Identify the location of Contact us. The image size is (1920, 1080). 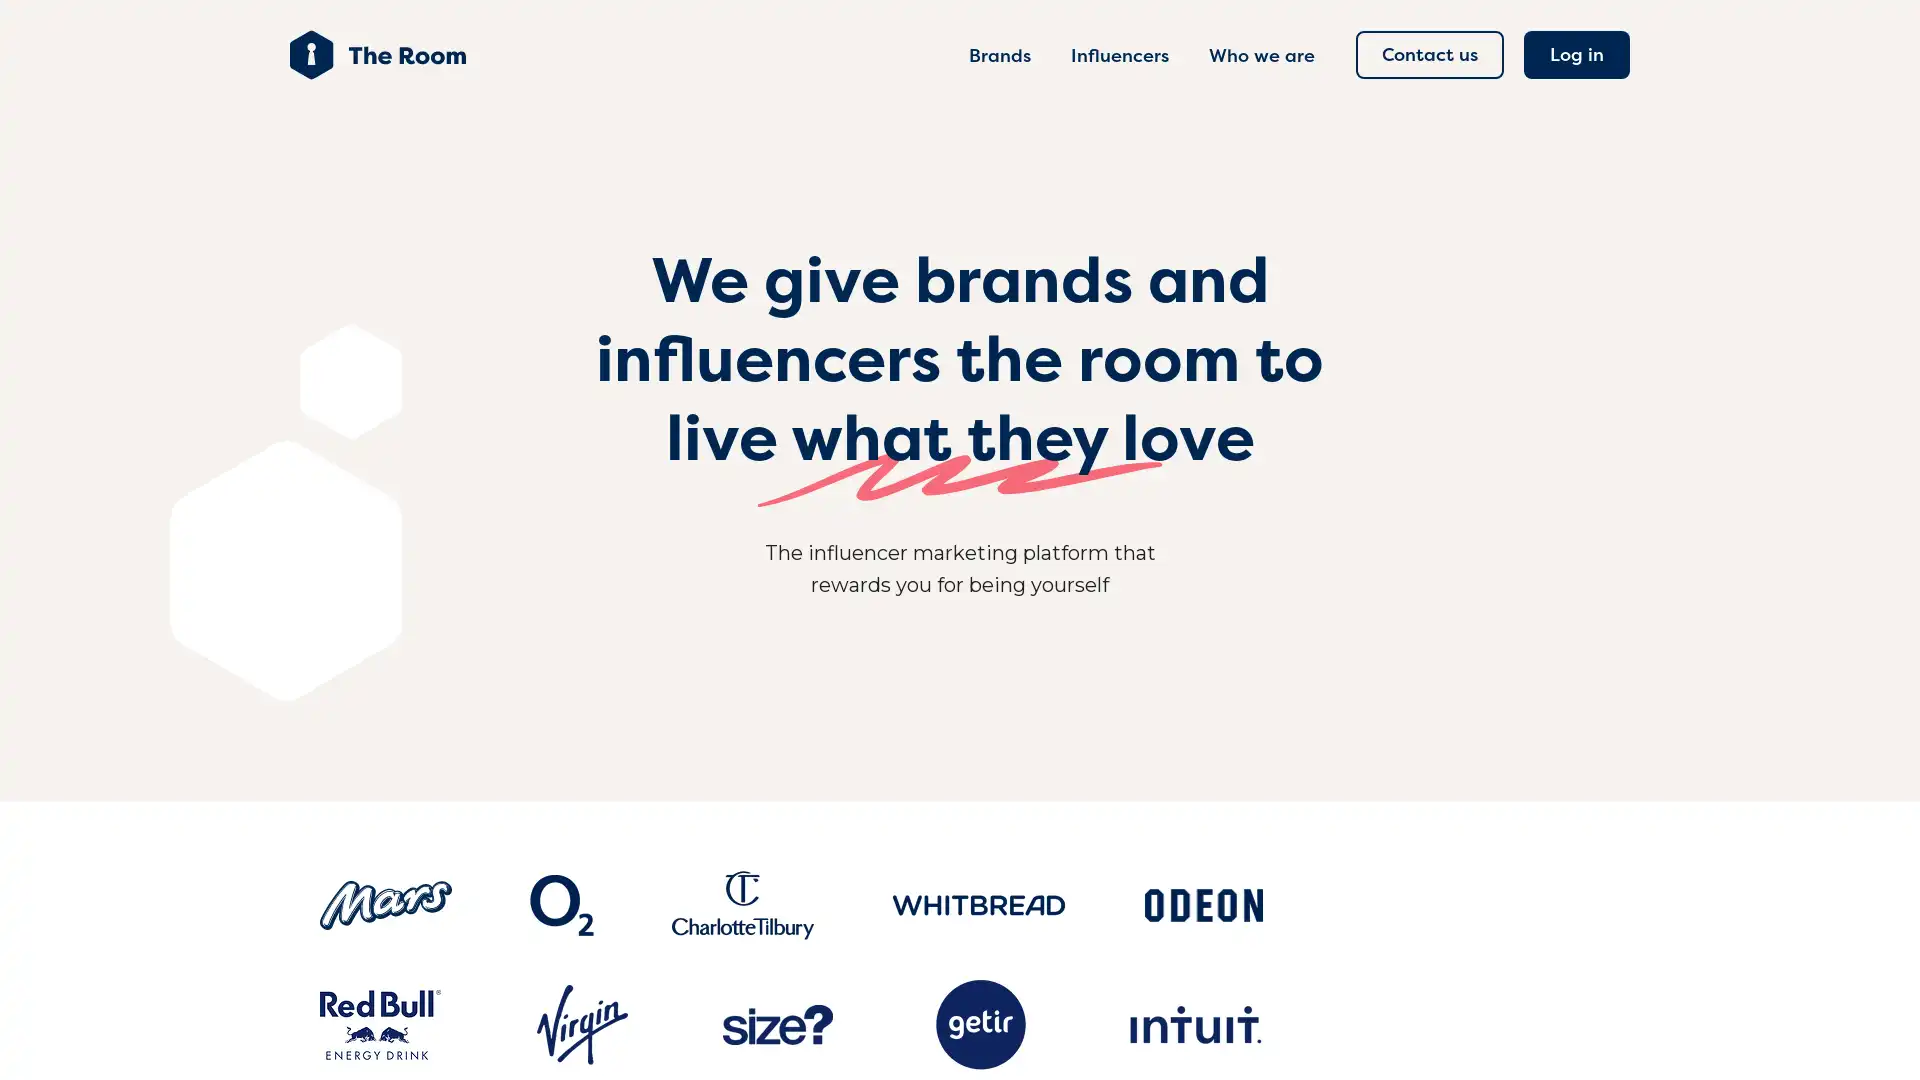
(1429, 53).